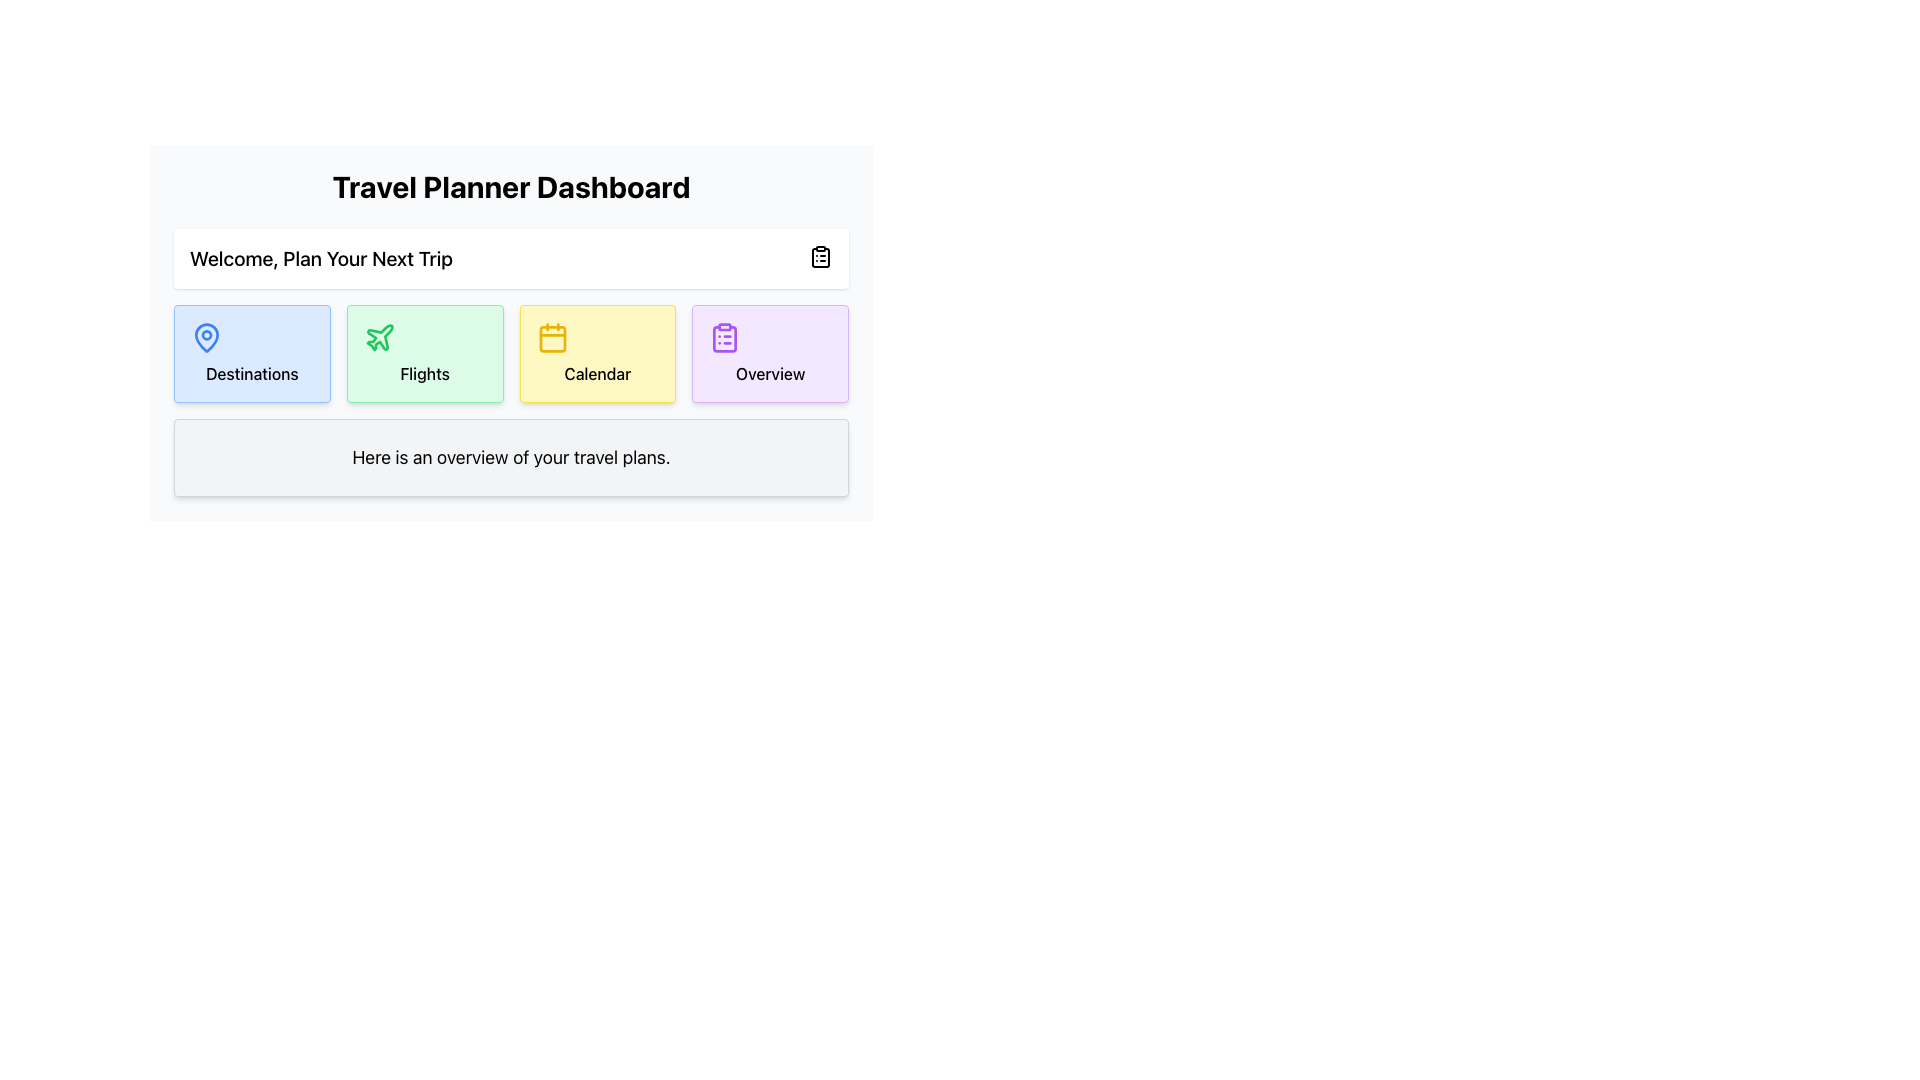 The image size is (1920, 1080). I want to click on the main body of the calendar icon represented by the SVG rectangle, which is located slightly below the twin vertical strokes on the calendar button, so click(552, 338).